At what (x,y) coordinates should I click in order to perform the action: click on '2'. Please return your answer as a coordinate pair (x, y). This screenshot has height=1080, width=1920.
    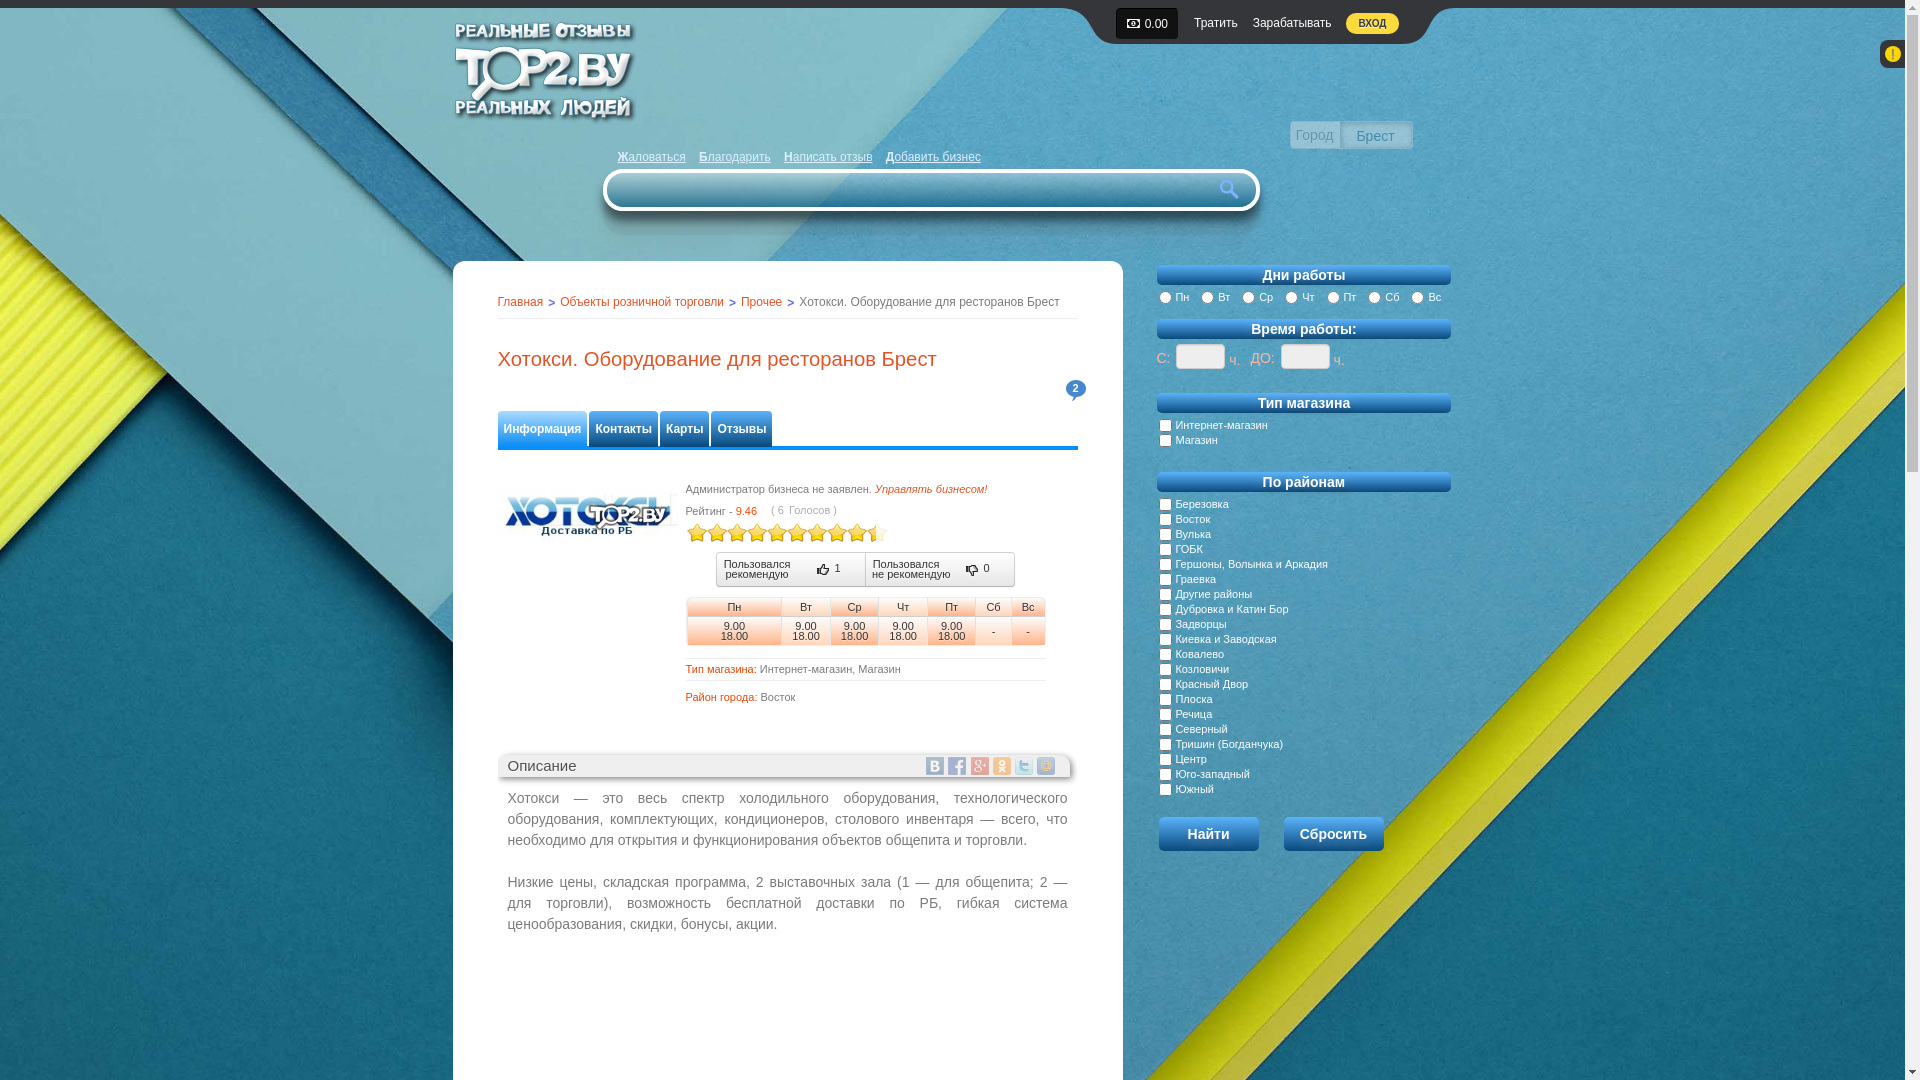
    Looking at the image, I should click on (1074, 390).